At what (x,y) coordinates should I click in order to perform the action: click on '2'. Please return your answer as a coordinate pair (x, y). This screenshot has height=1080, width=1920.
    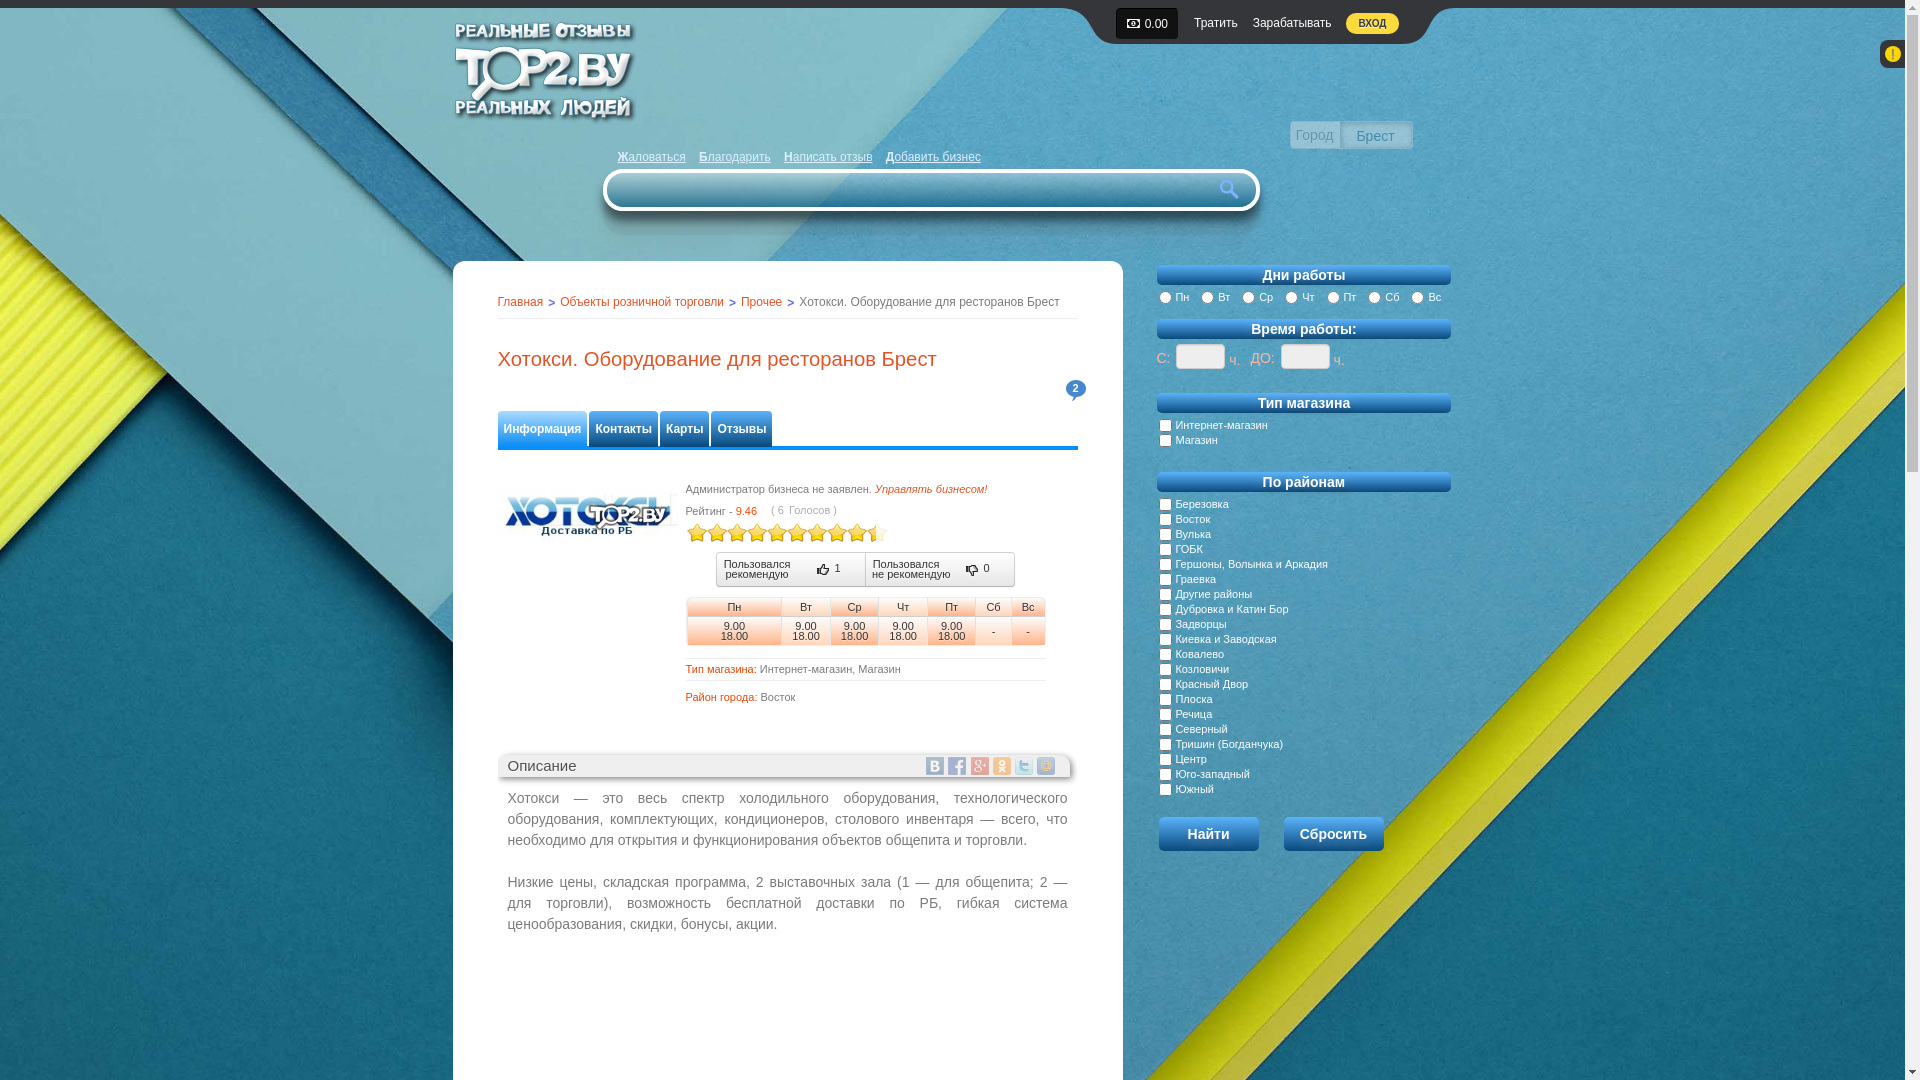
    Looking at the image, I should click on (1074, 390).